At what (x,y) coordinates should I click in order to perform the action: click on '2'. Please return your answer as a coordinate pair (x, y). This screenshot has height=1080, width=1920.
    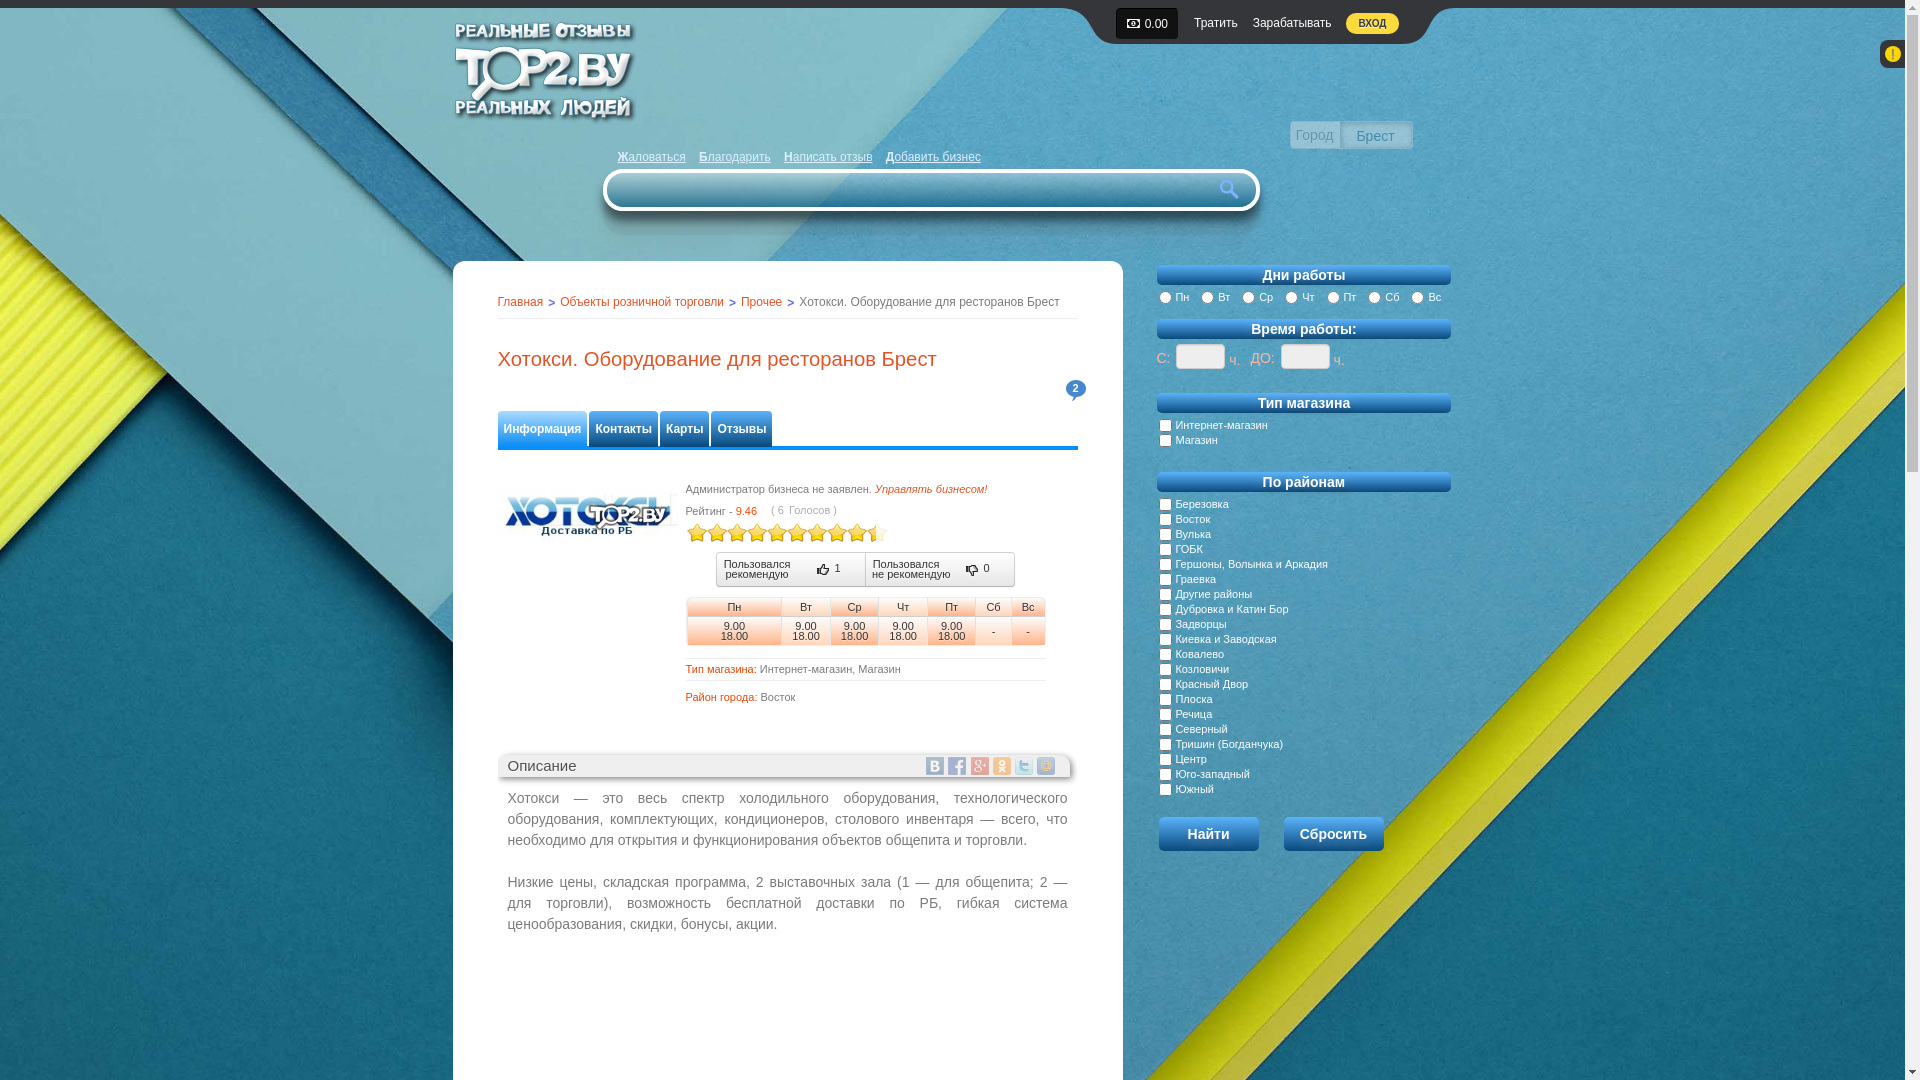
    Looking at the image, I should click on (1074, 390).